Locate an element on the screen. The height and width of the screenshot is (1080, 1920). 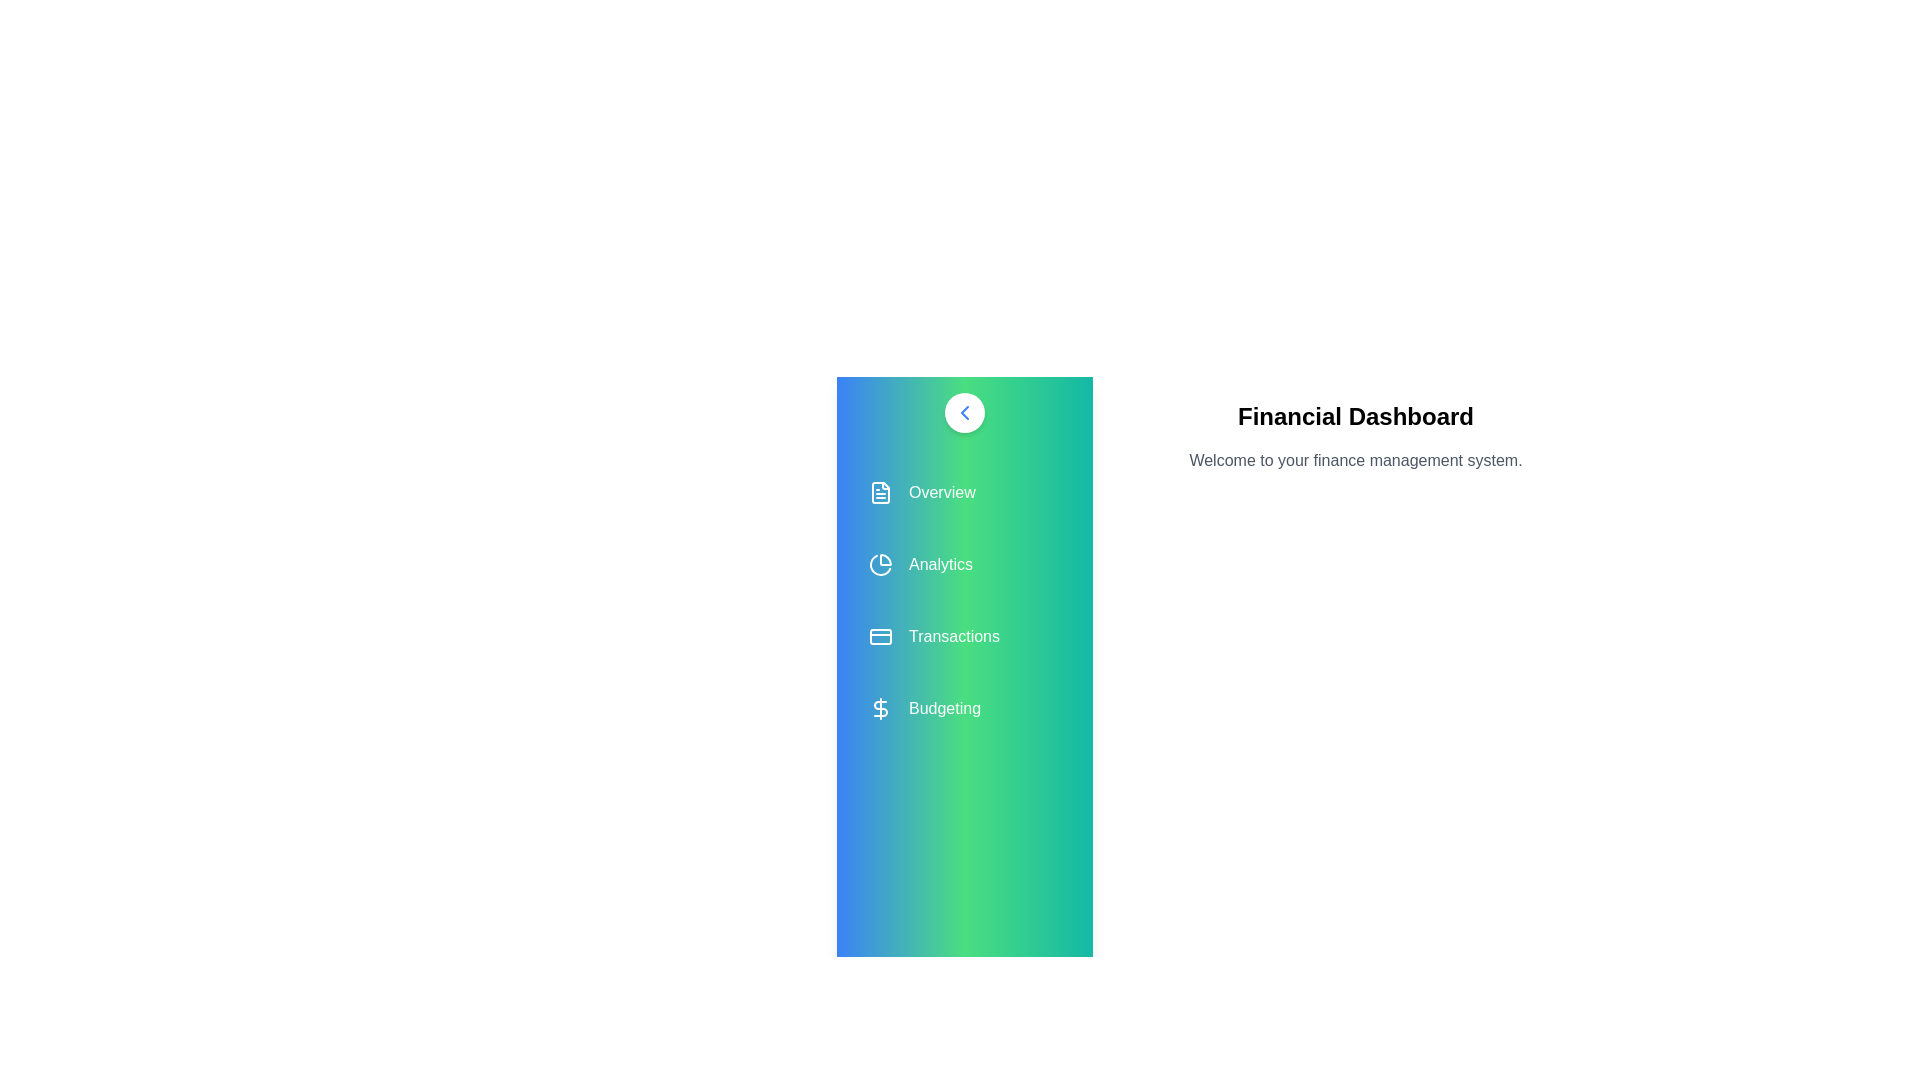
the menu option Analytics from the FinancialDrawer is located at coordinates (964, 564).